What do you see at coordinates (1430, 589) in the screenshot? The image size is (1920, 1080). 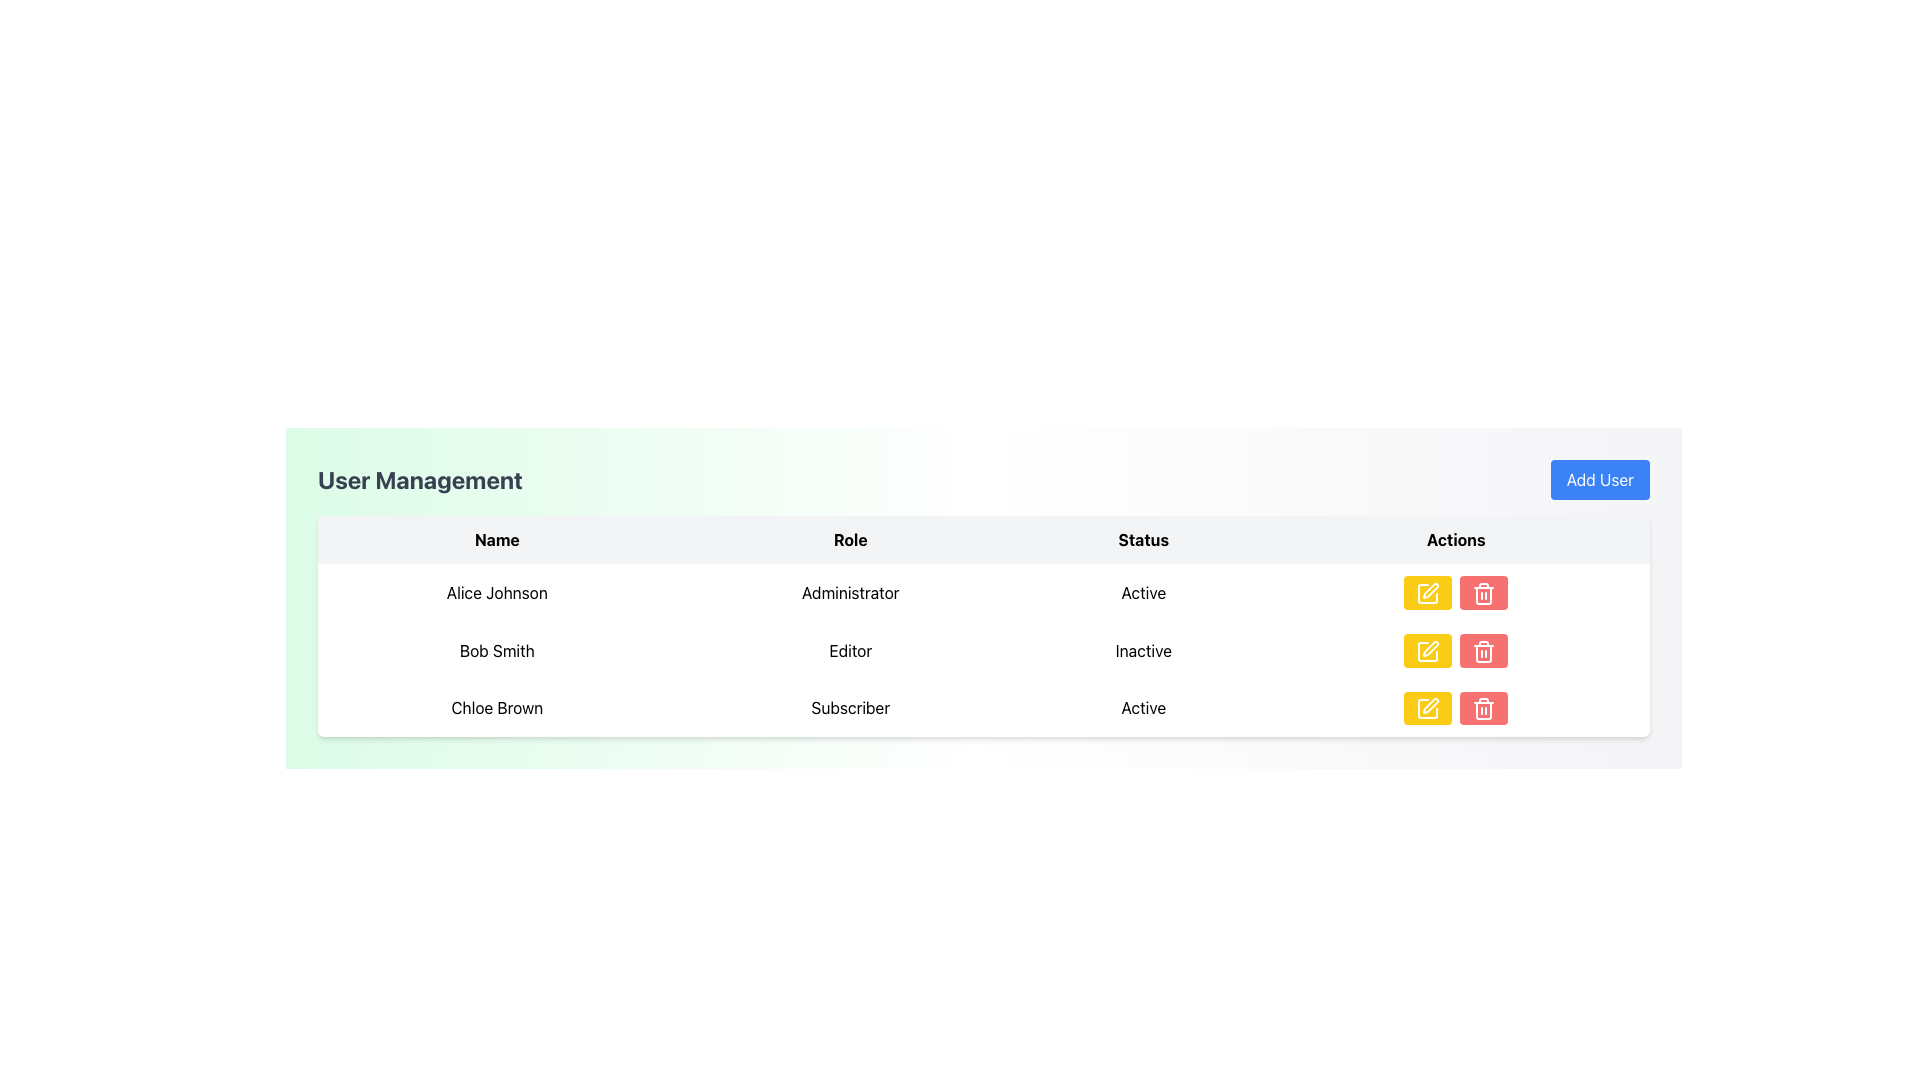 I see `the edit icon (yellow square with a pen symbol) in the second column of action buttons for 'Bob Smith'` at bounding box center [1430, 589].